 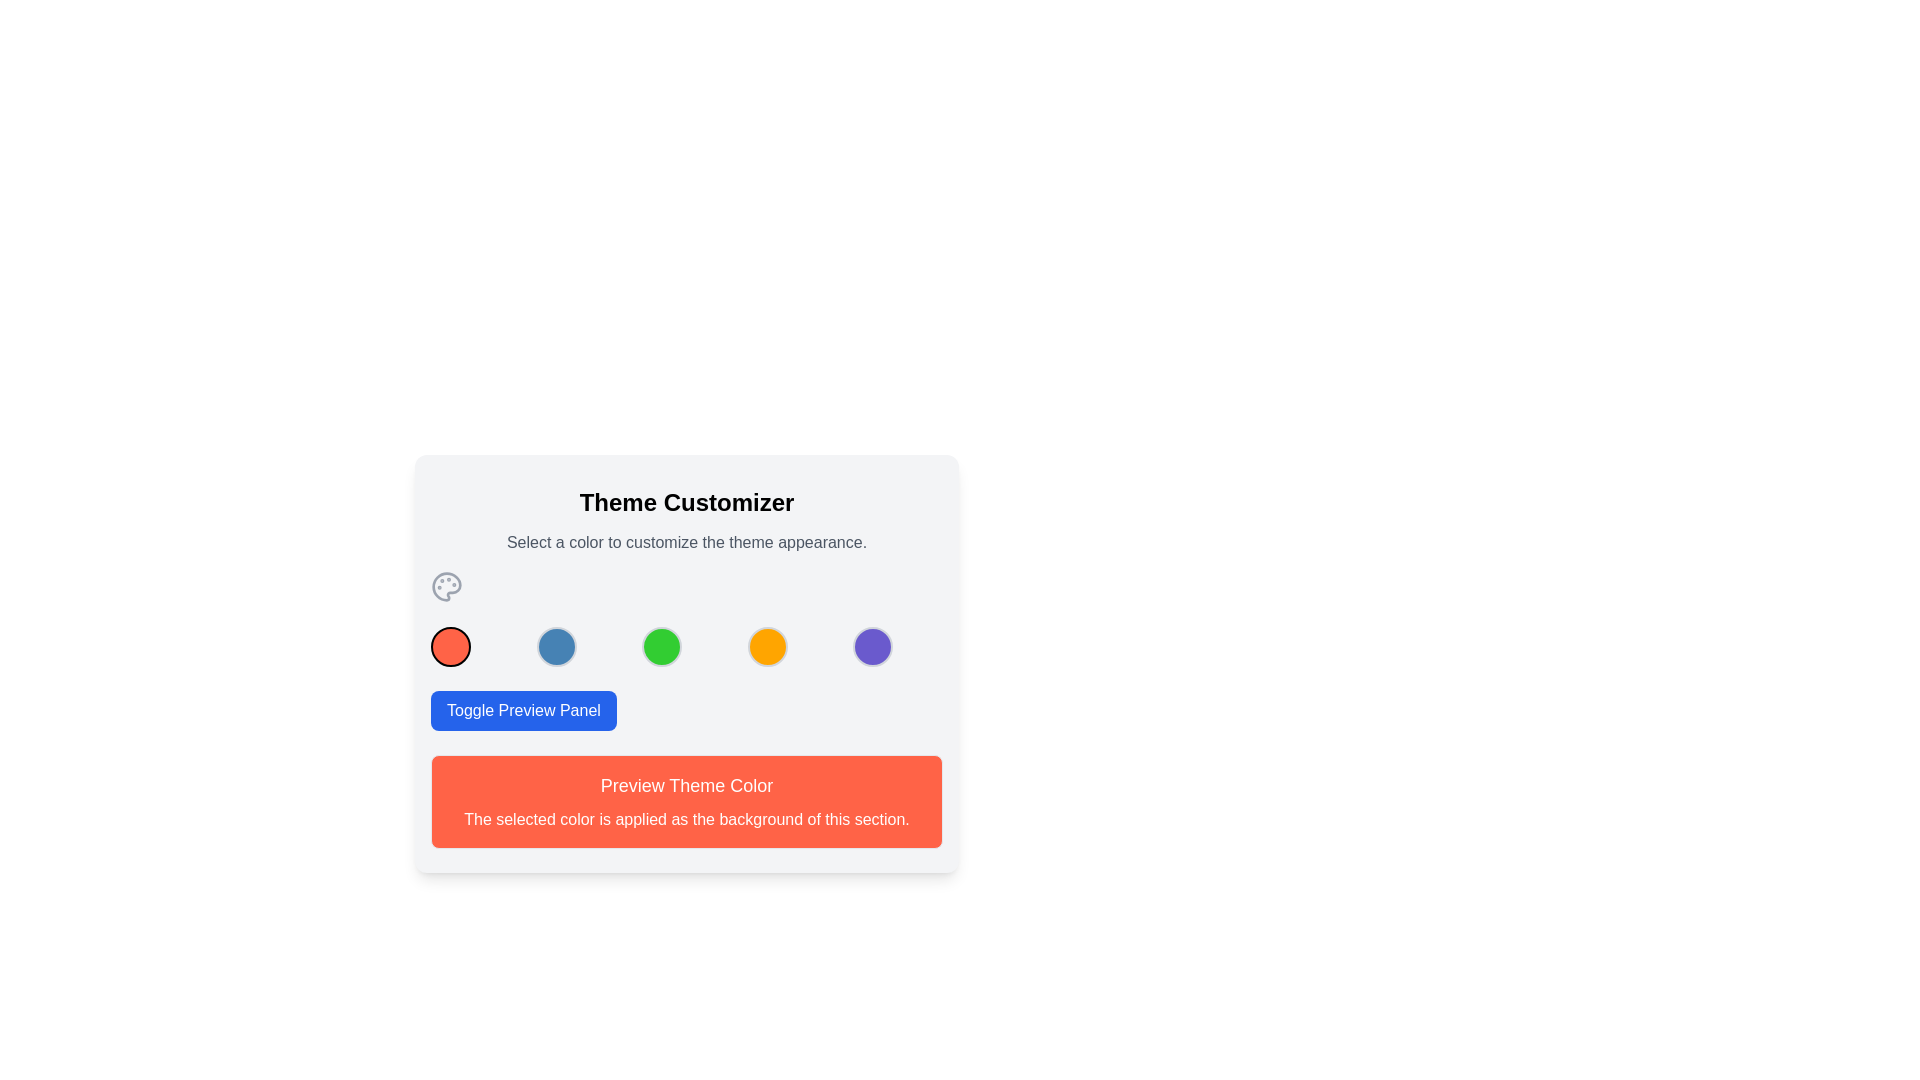 I want to click on the third circular button in the 'Theme Customizer' panel, so click(x=662, y=647).